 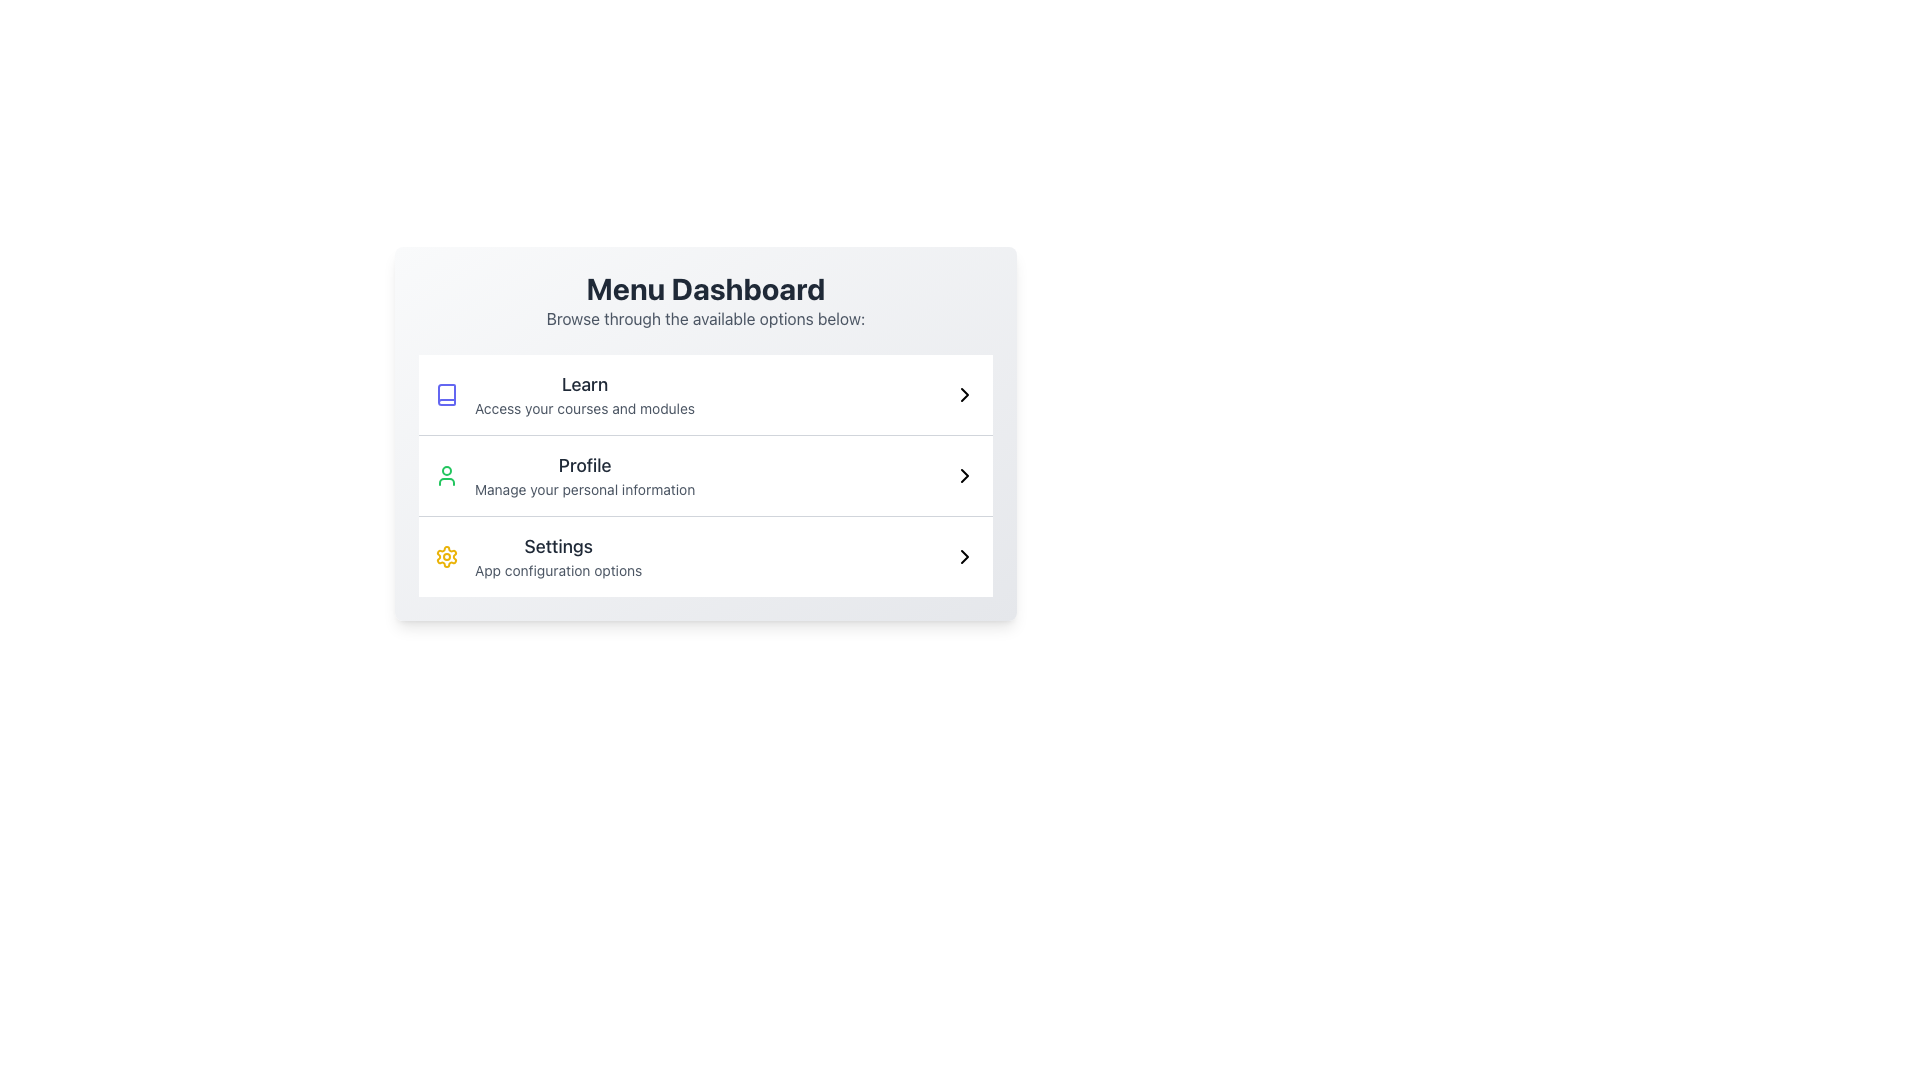 I want to click on the settings icon located at the bottom section of the options in the card layout, which serves as a visual indicator for configuring the application, so click(x=445, y=556).